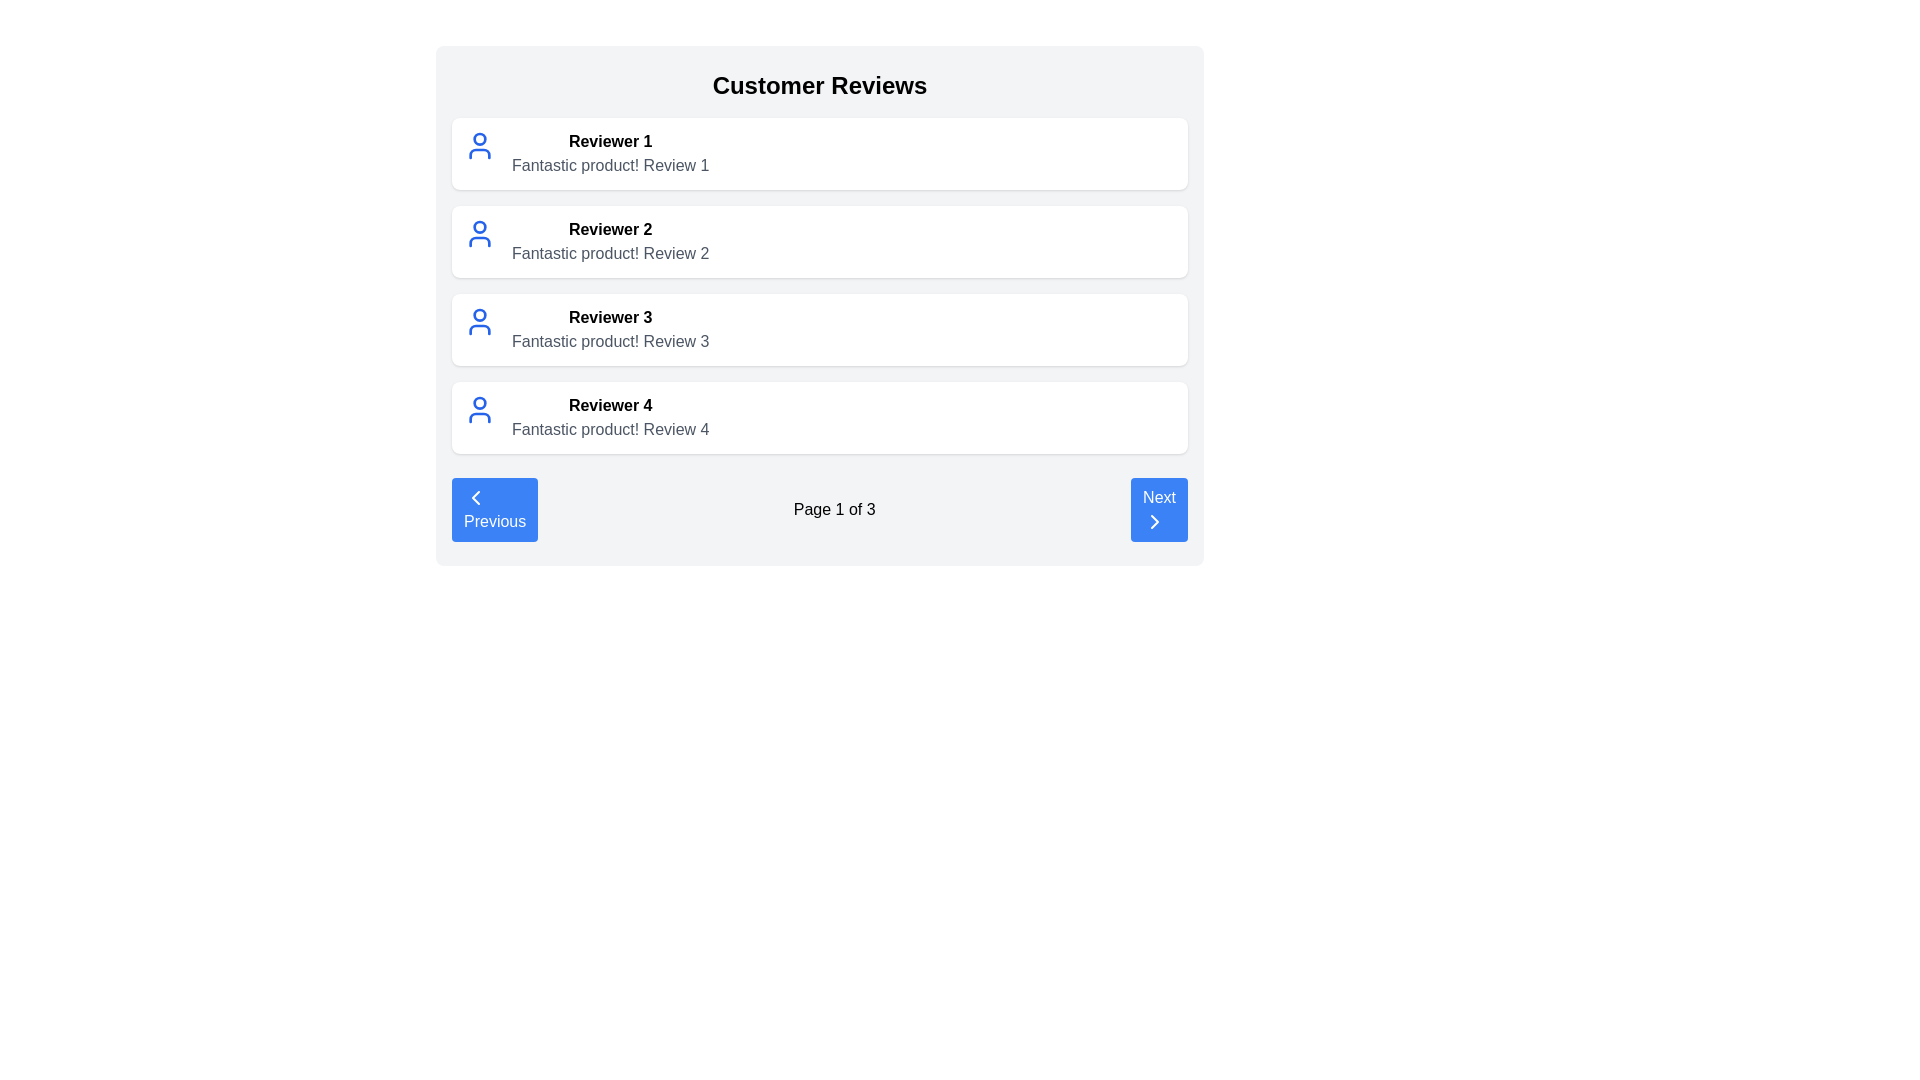 The width and height of the screenshot is (1920, 1080). What do you see at coordinates (474, 496) in the screenshot?
I see `the navigation icon labeled 'Previous' located in the lower-left corner of the interface` at bounding box center [474, 496].